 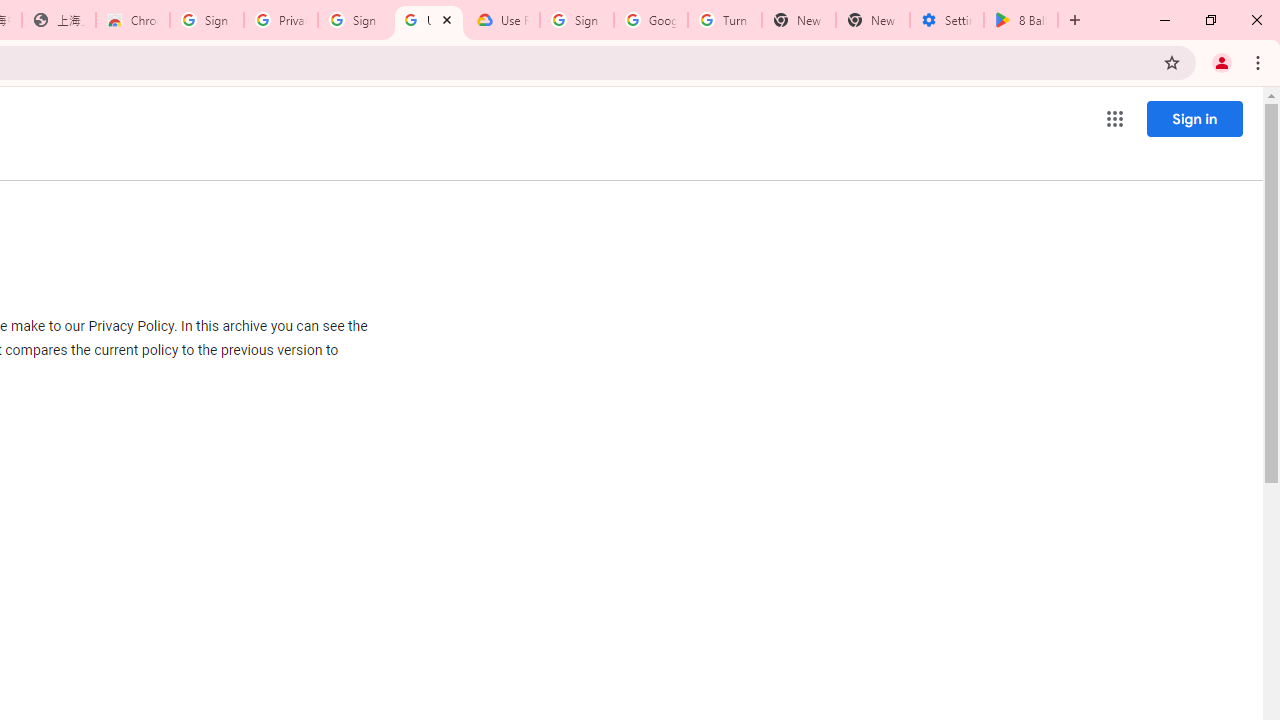 What do you see at coordinates (132, 20) in the screenshot?
I see `'Chrome Web Store - Color themes by Chrome'` at bounding box center [132, 20].